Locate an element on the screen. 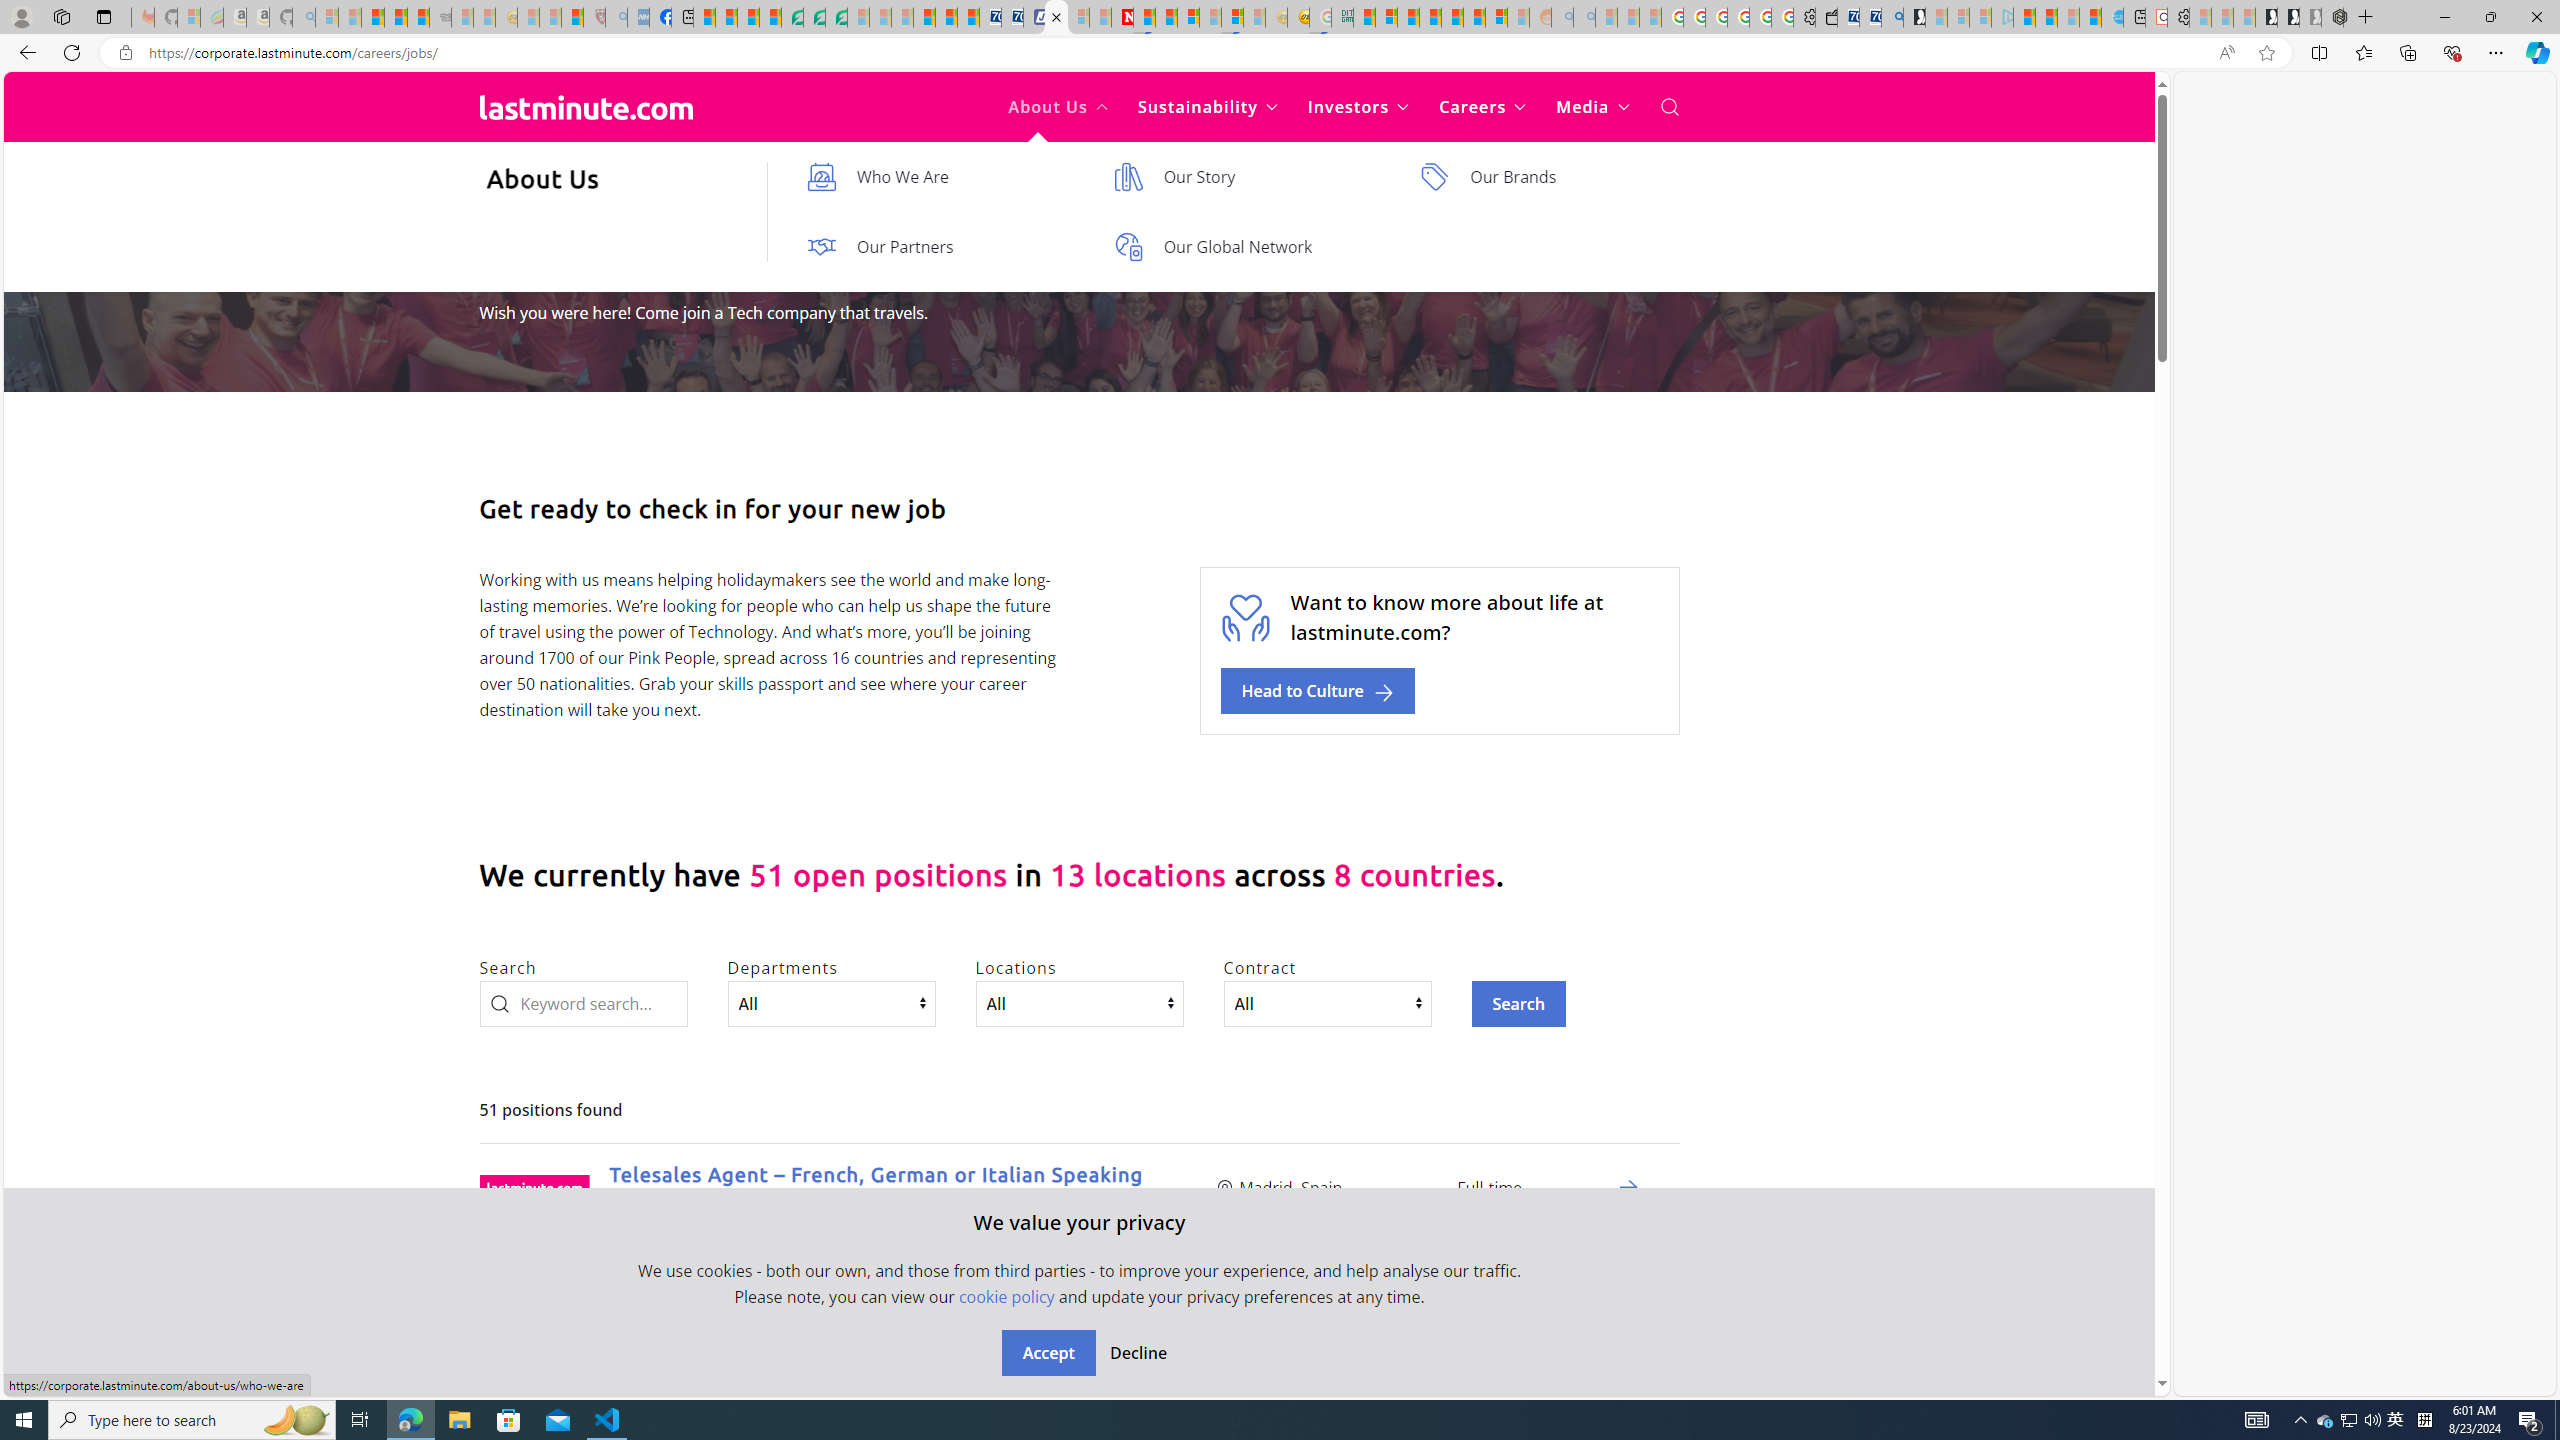 The image size is (2560, 1440). 'Kinda Frugal - MSN' is located at coordinates (1473, 16).